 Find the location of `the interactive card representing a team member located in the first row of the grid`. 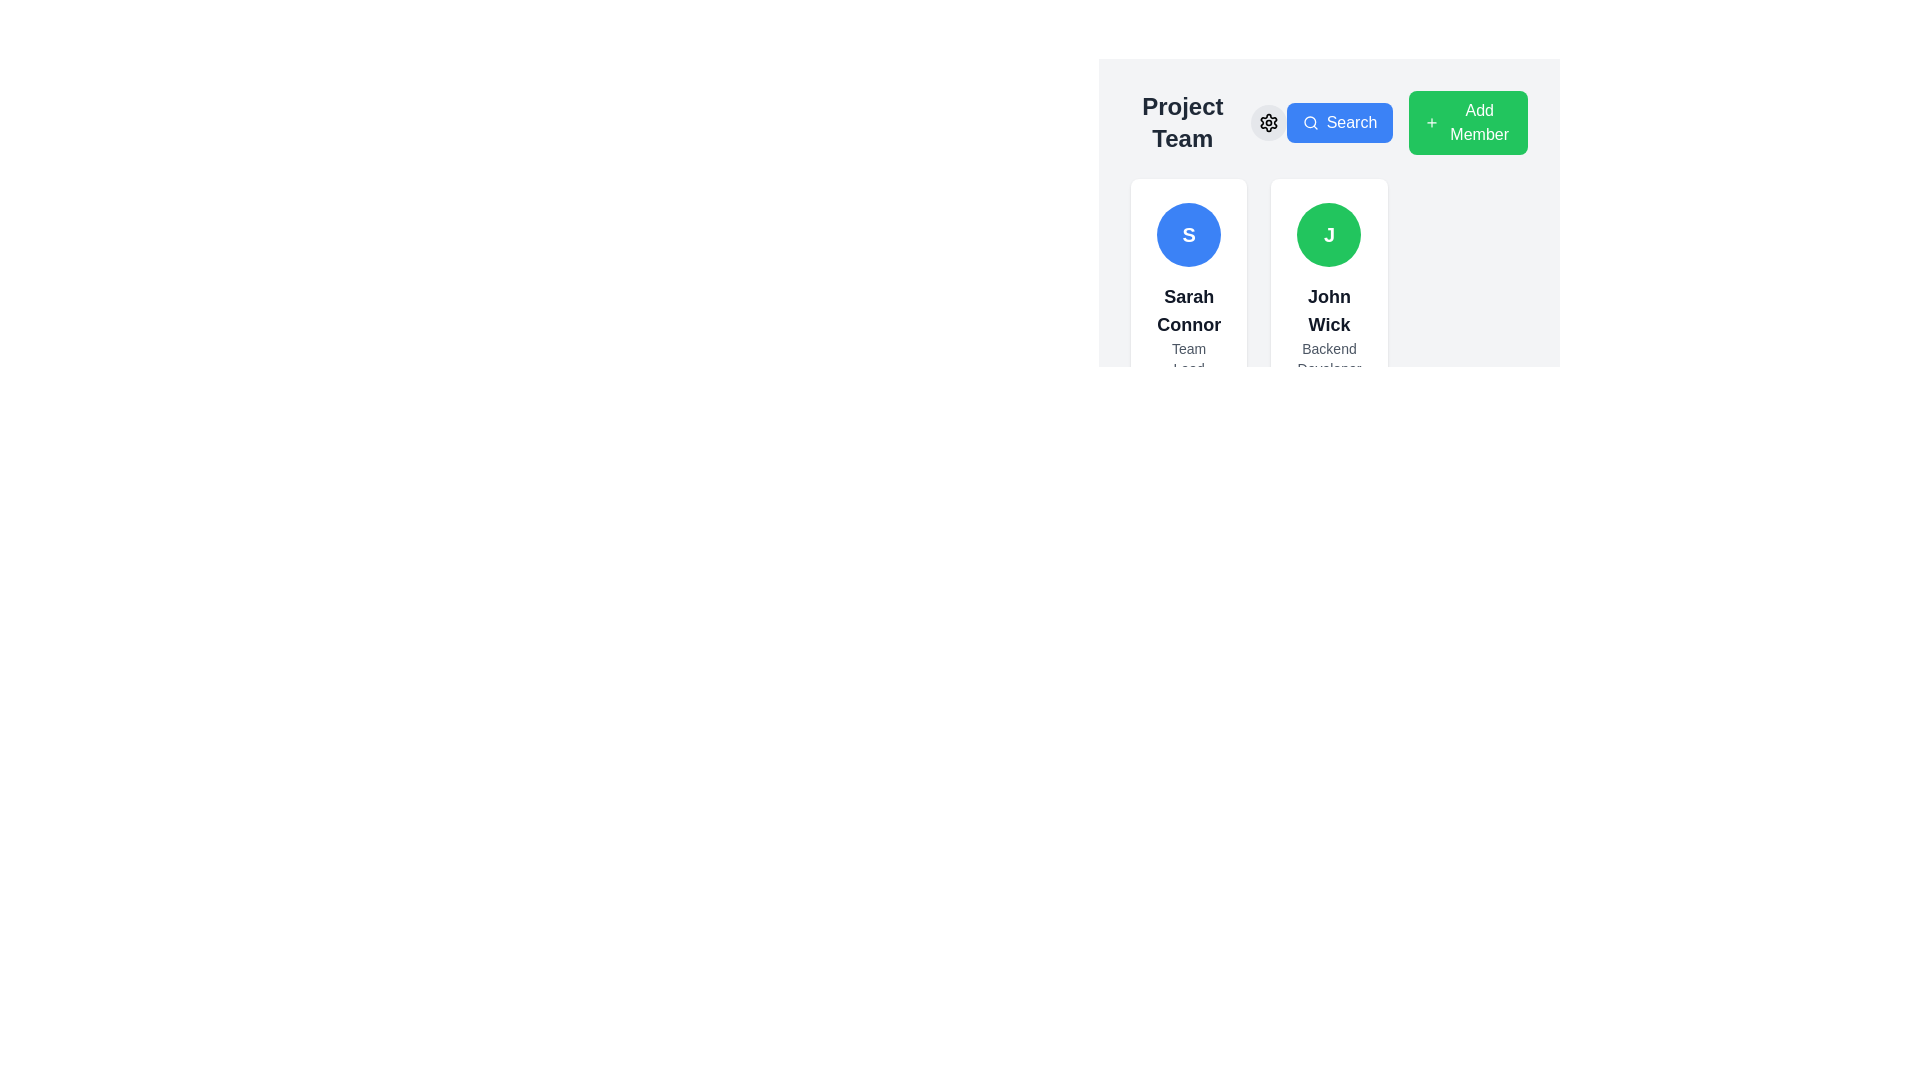

the interactive card representing a team member located in the first row of the grid is located at coordinates (1189, 290).